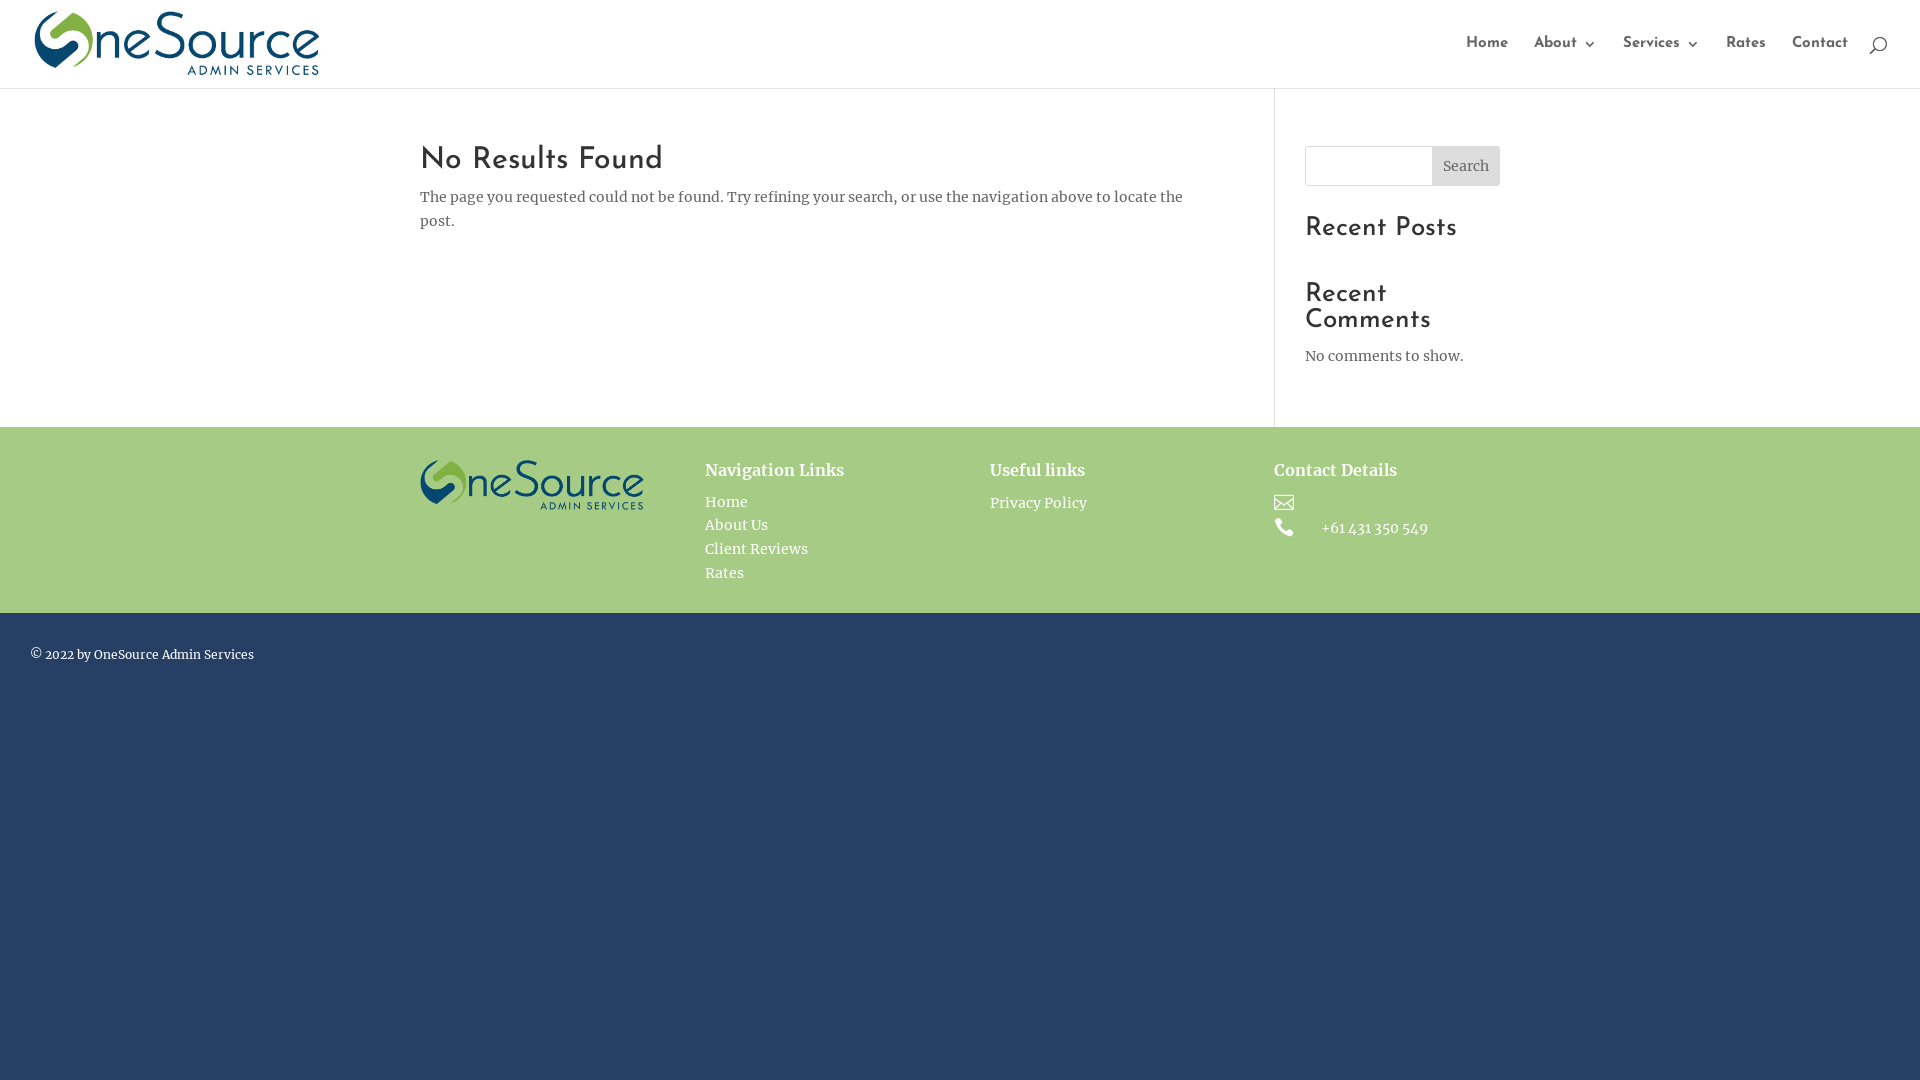 The image size is (1920, 1080). I want to click on 'Home', so click(725, 500).